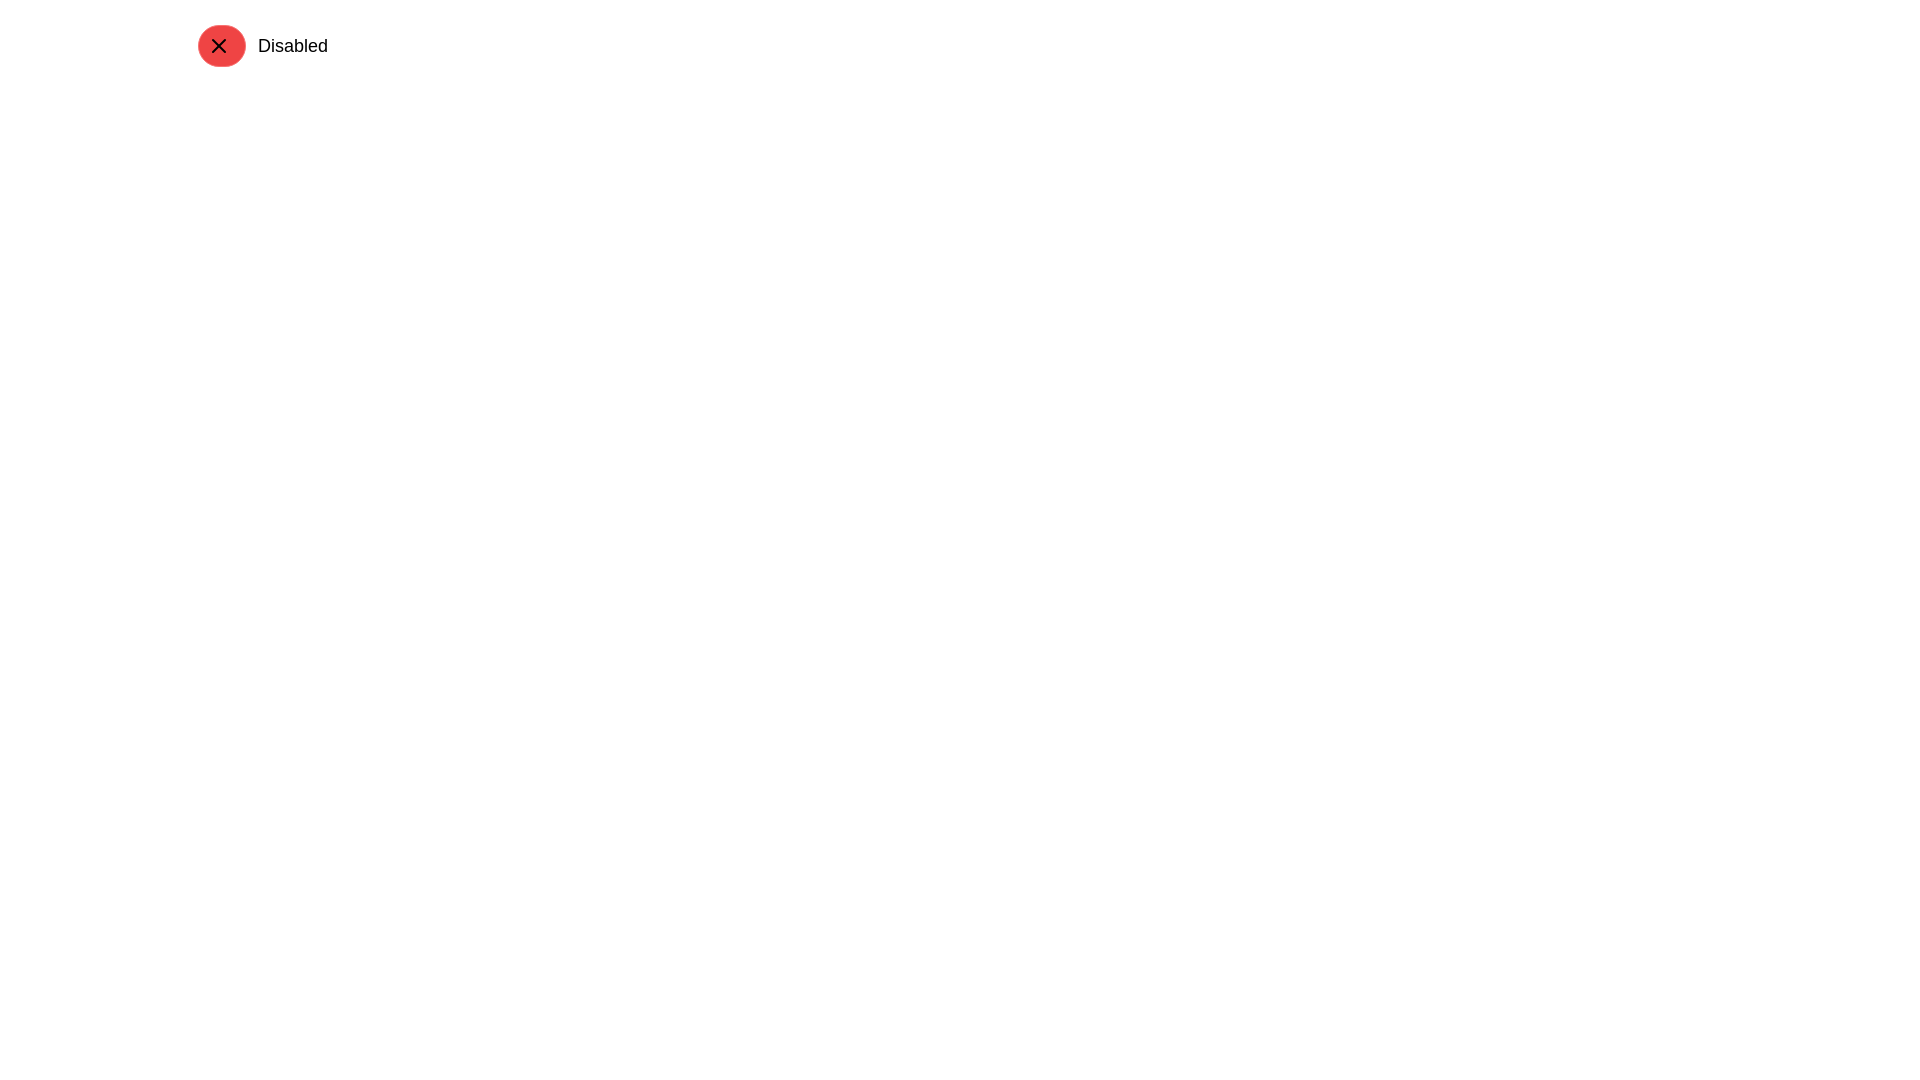  I want to click on the text label displaying 'Disabled', which is styled in bold black font and positioned next to a red circular icon with an 'X', so click(291, 45).